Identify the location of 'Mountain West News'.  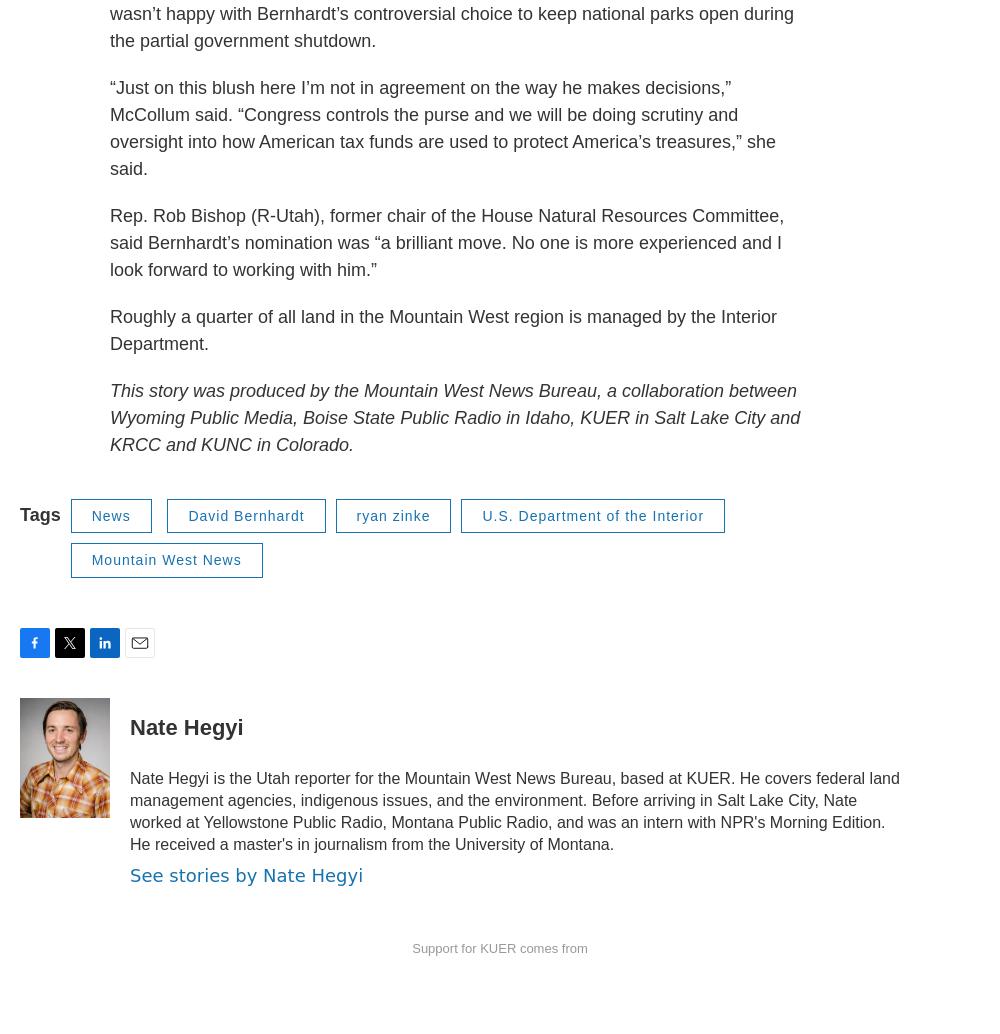
(166, 560).